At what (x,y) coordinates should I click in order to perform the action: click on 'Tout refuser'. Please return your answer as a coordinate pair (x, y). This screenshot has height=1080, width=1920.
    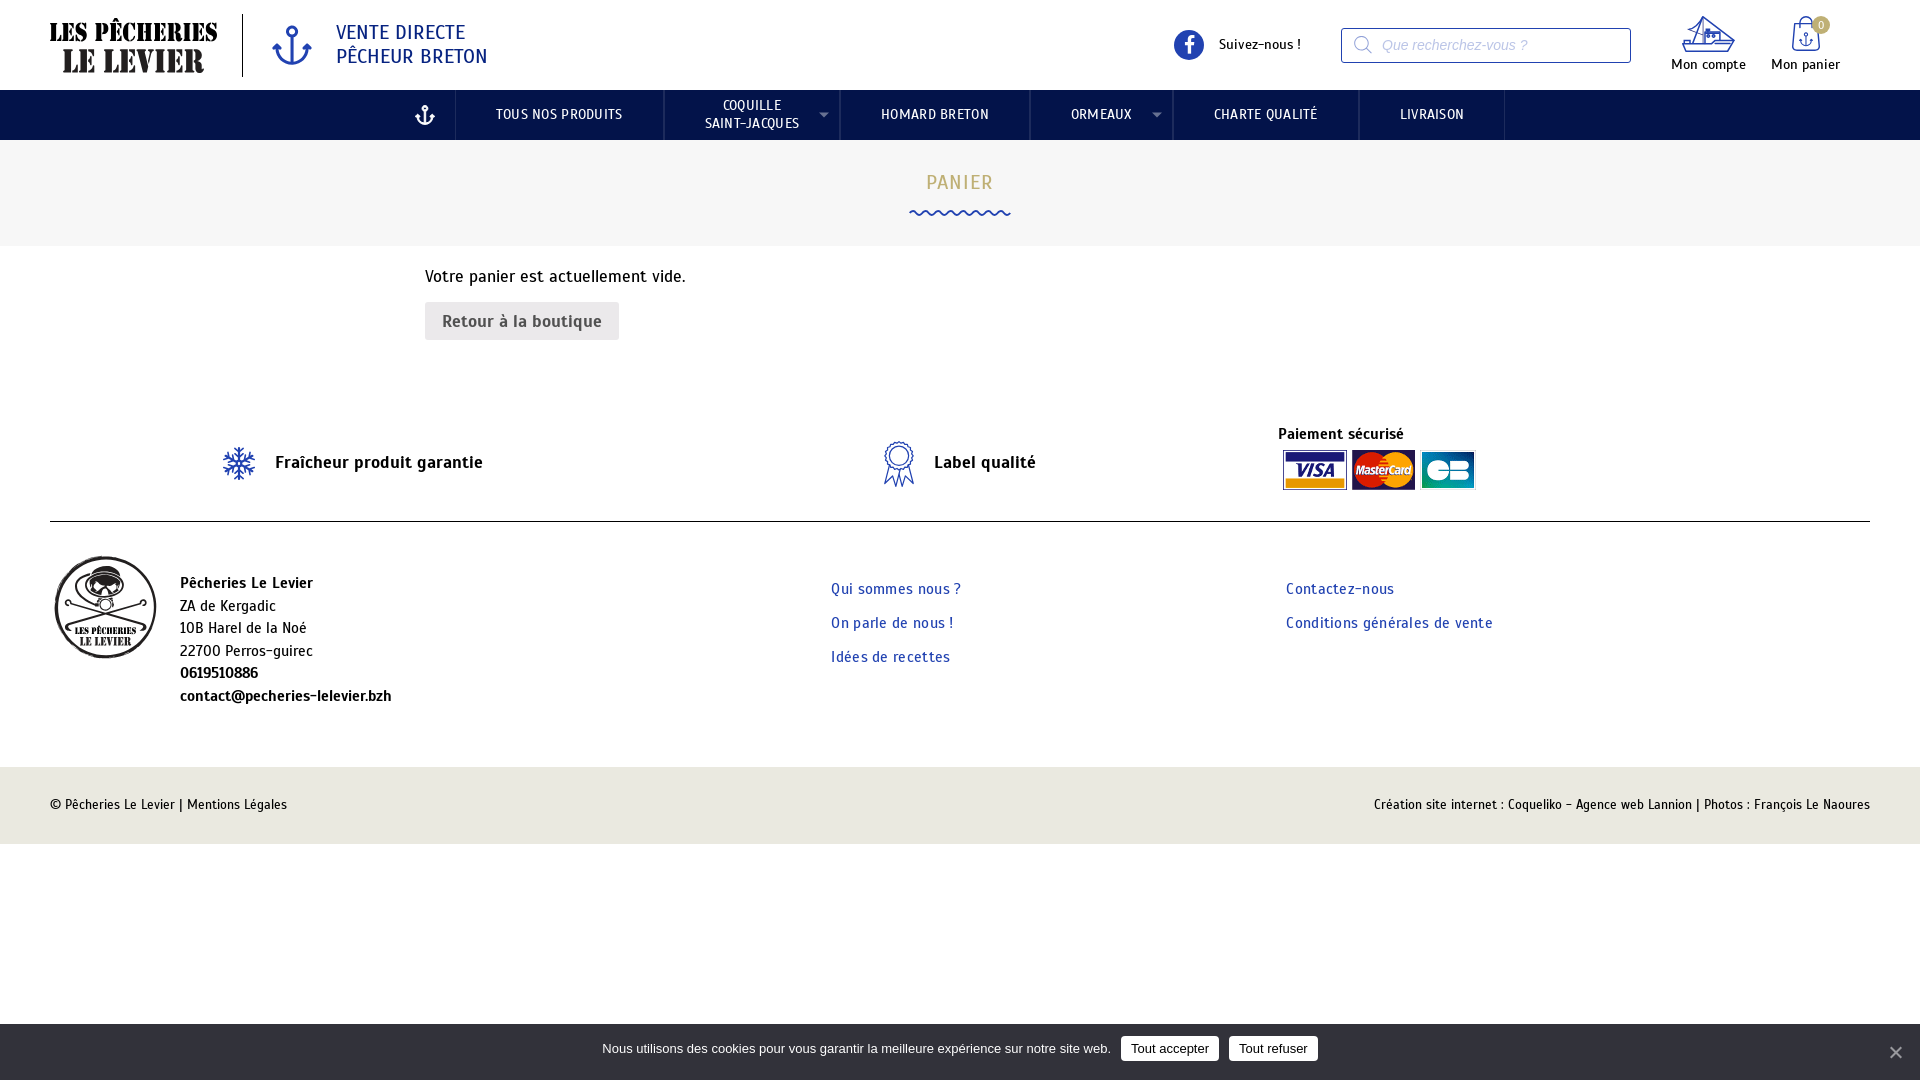
    Looking at the image, I should click on (1272, 1047).